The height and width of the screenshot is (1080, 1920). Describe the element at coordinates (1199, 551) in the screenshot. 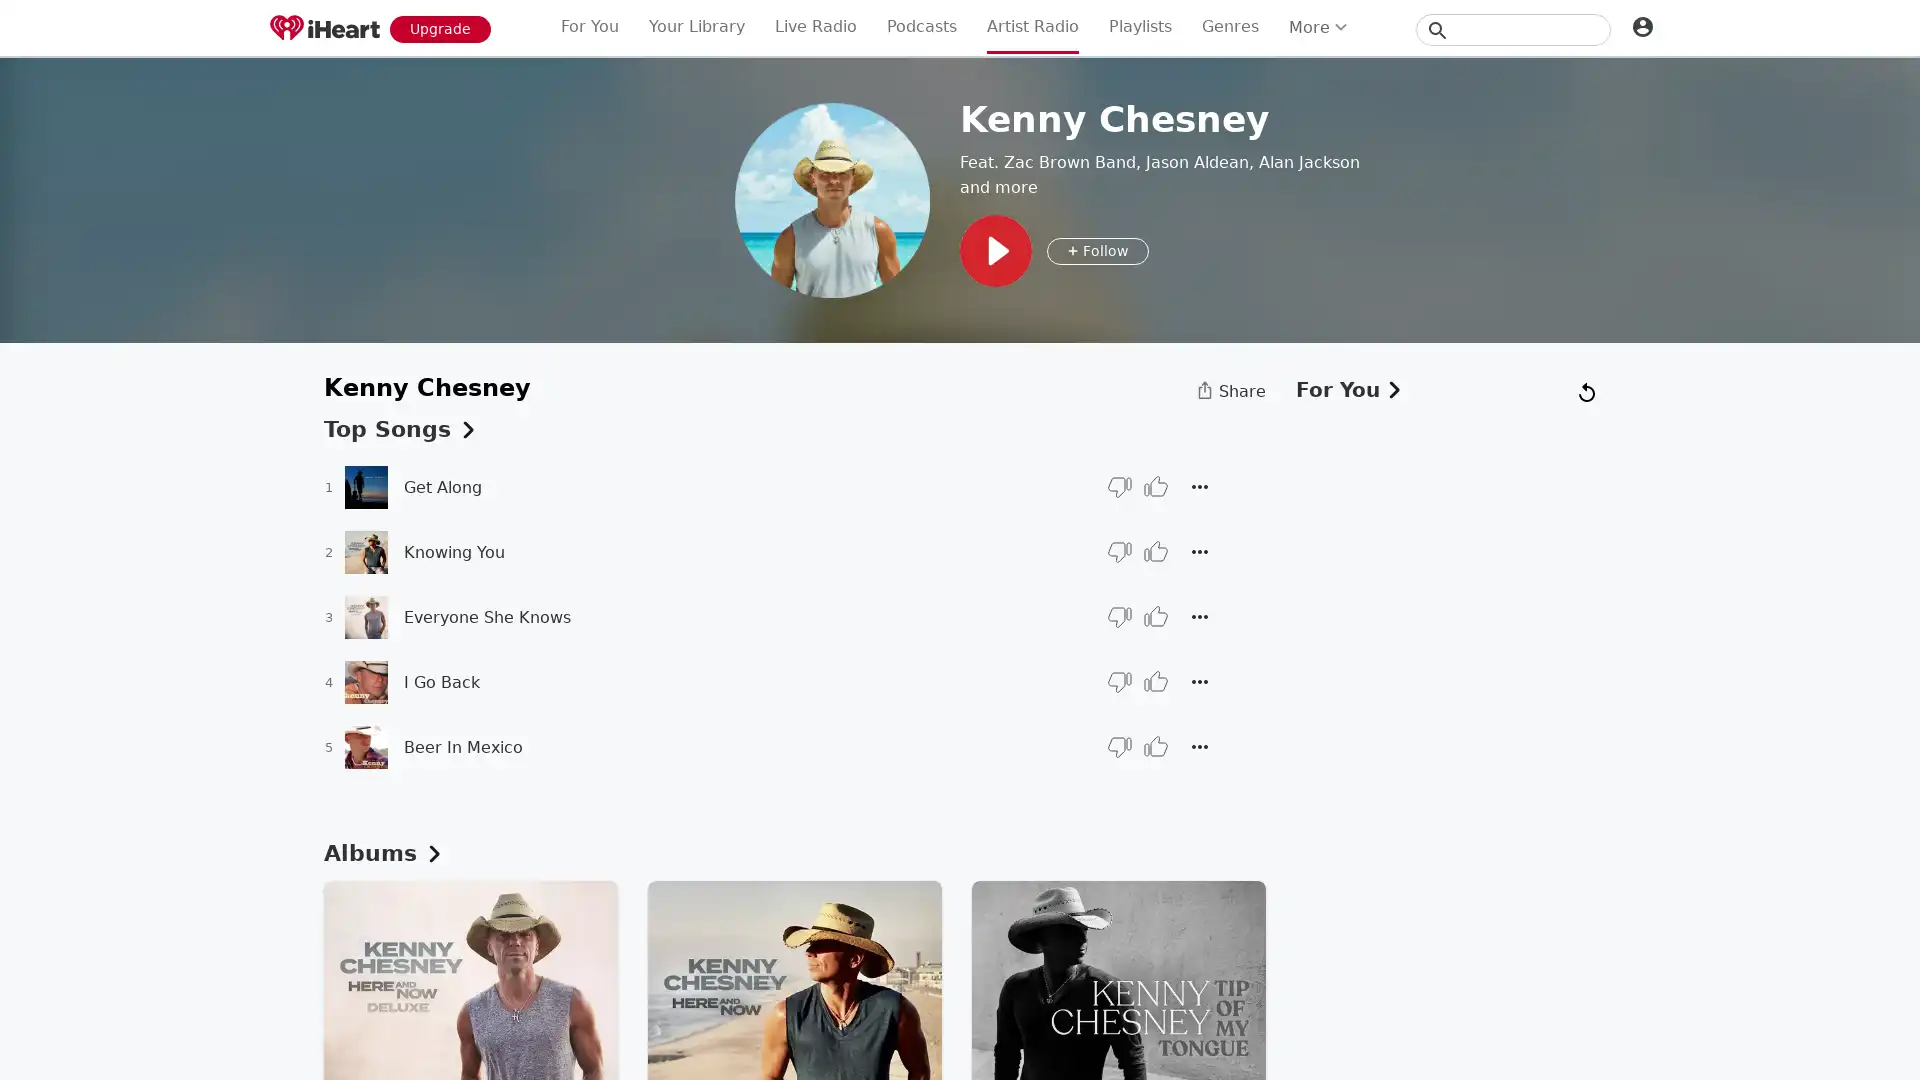

I see `More` at that location.